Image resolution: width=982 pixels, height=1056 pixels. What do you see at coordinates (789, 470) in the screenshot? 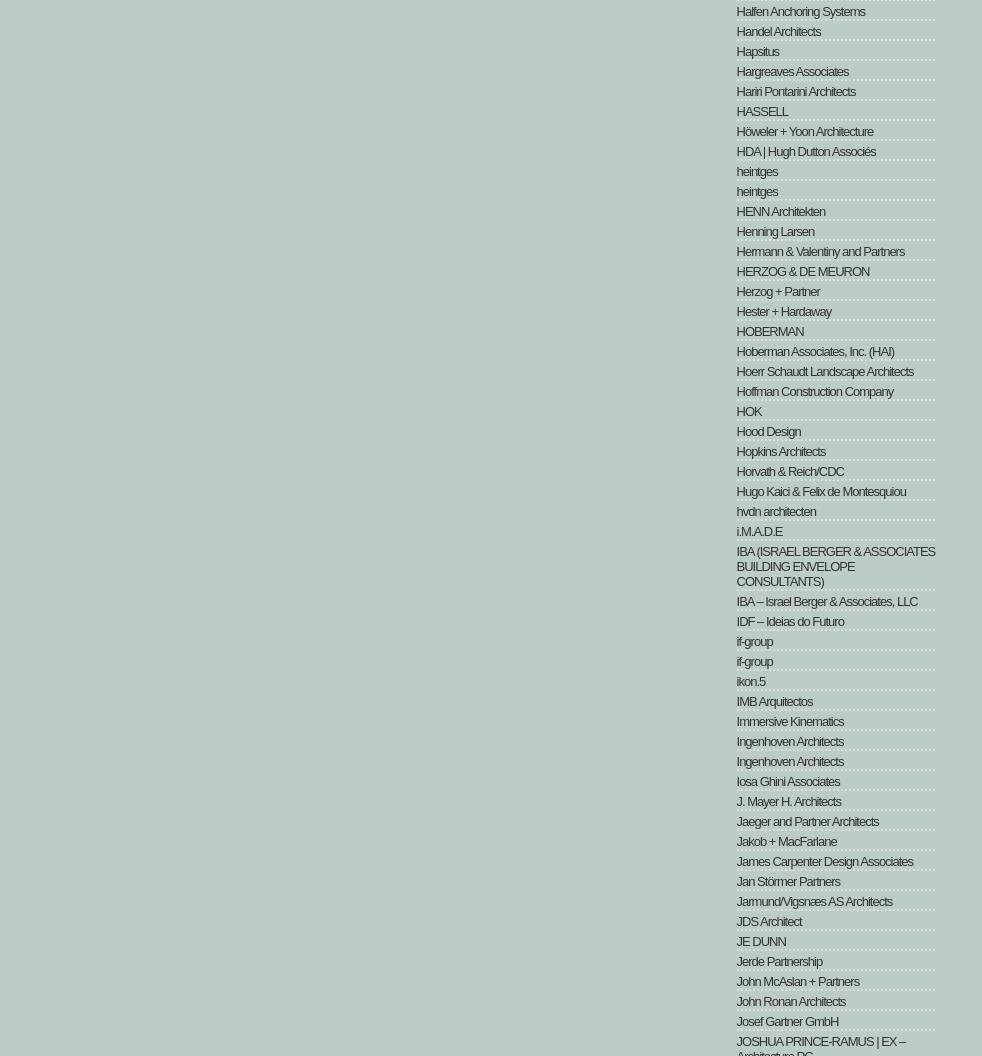
I see `'Horvath & Reich/CDC'` at bounding box center [789, 470].